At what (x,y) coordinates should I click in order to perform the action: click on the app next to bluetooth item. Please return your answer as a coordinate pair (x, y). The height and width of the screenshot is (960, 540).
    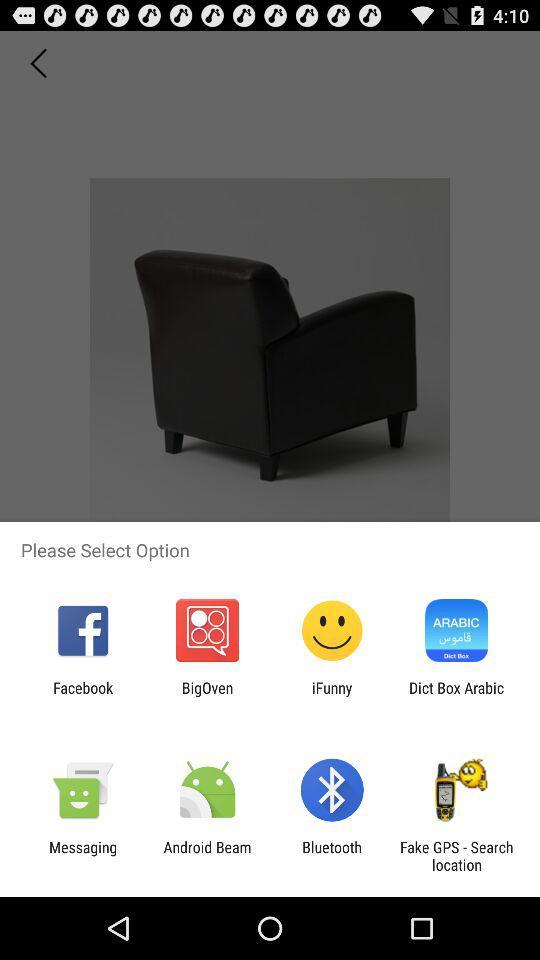
    Looking at the image, I should click on (206, 855).